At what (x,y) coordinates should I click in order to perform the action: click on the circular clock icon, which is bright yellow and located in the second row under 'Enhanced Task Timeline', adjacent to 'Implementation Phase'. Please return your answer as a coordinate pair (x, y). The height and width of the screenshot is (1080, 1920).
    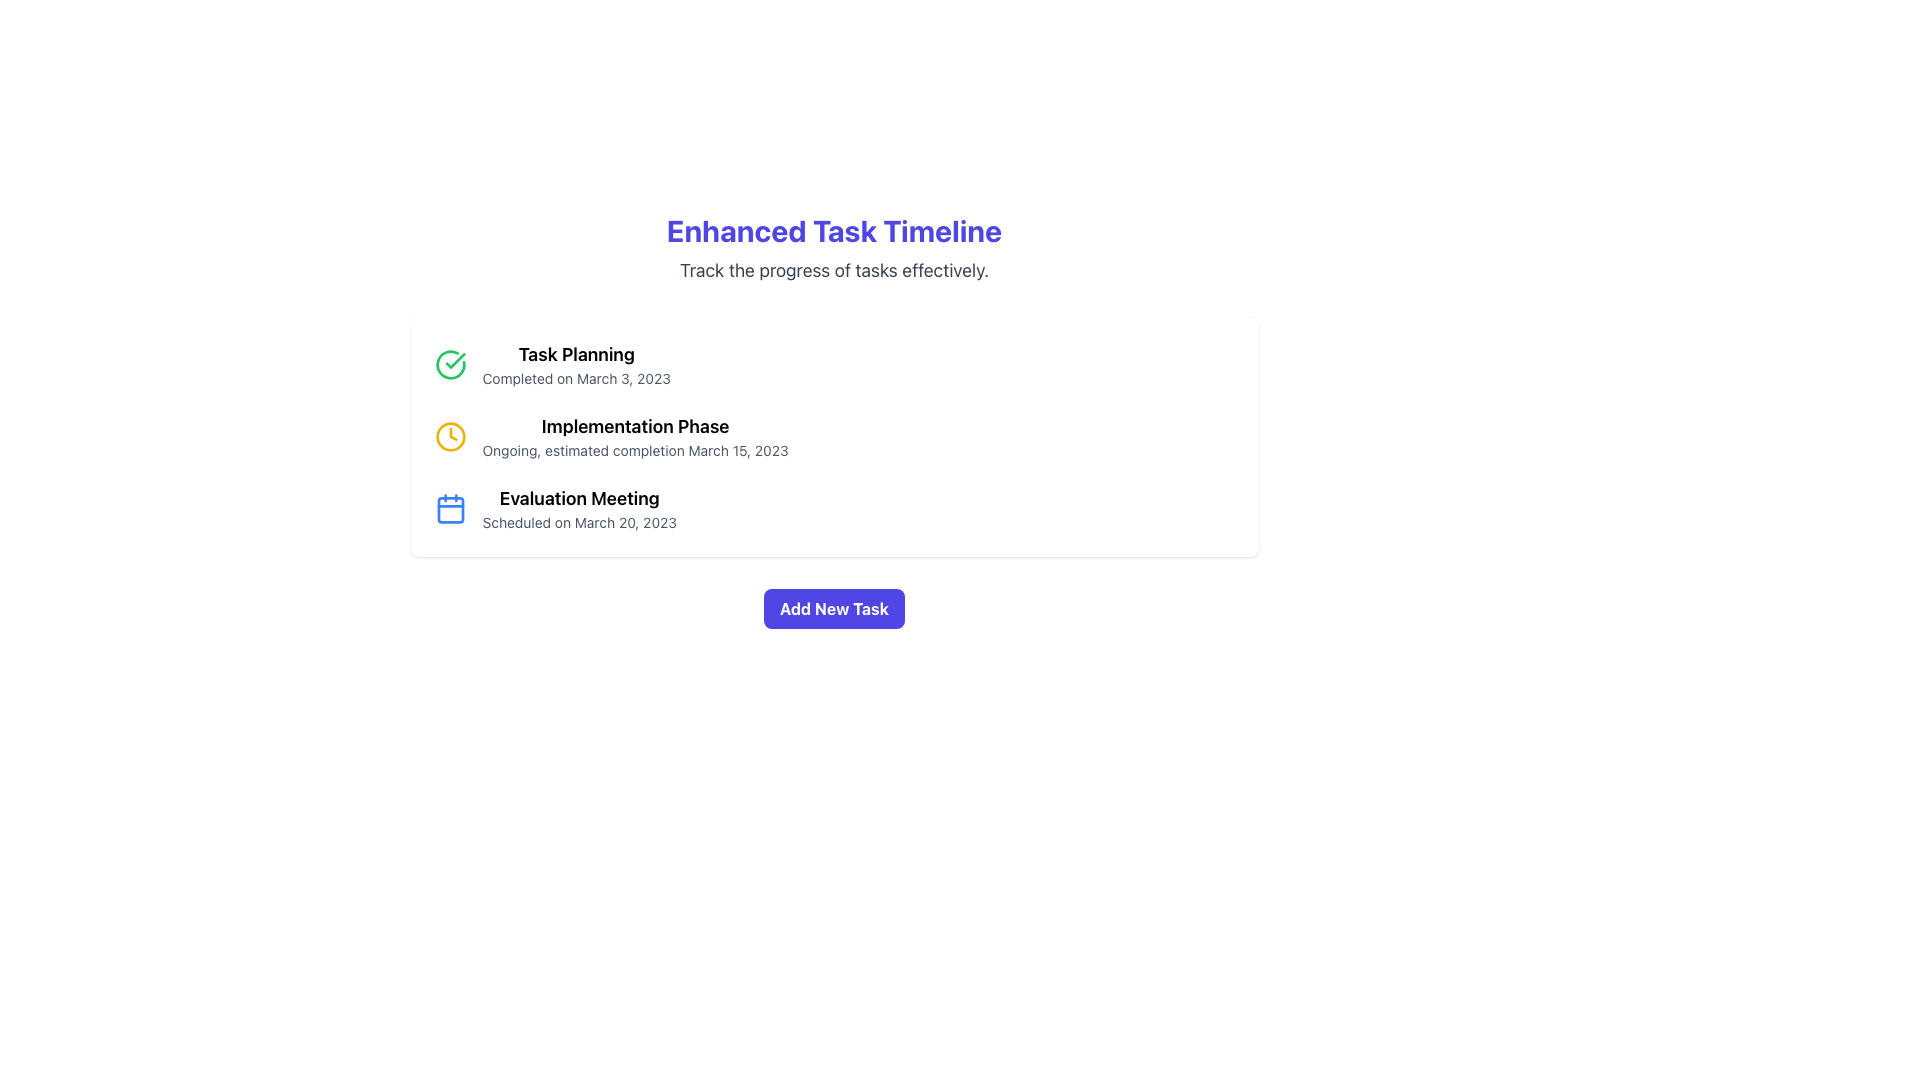
    Looking at the image, I should click on (449, 435).